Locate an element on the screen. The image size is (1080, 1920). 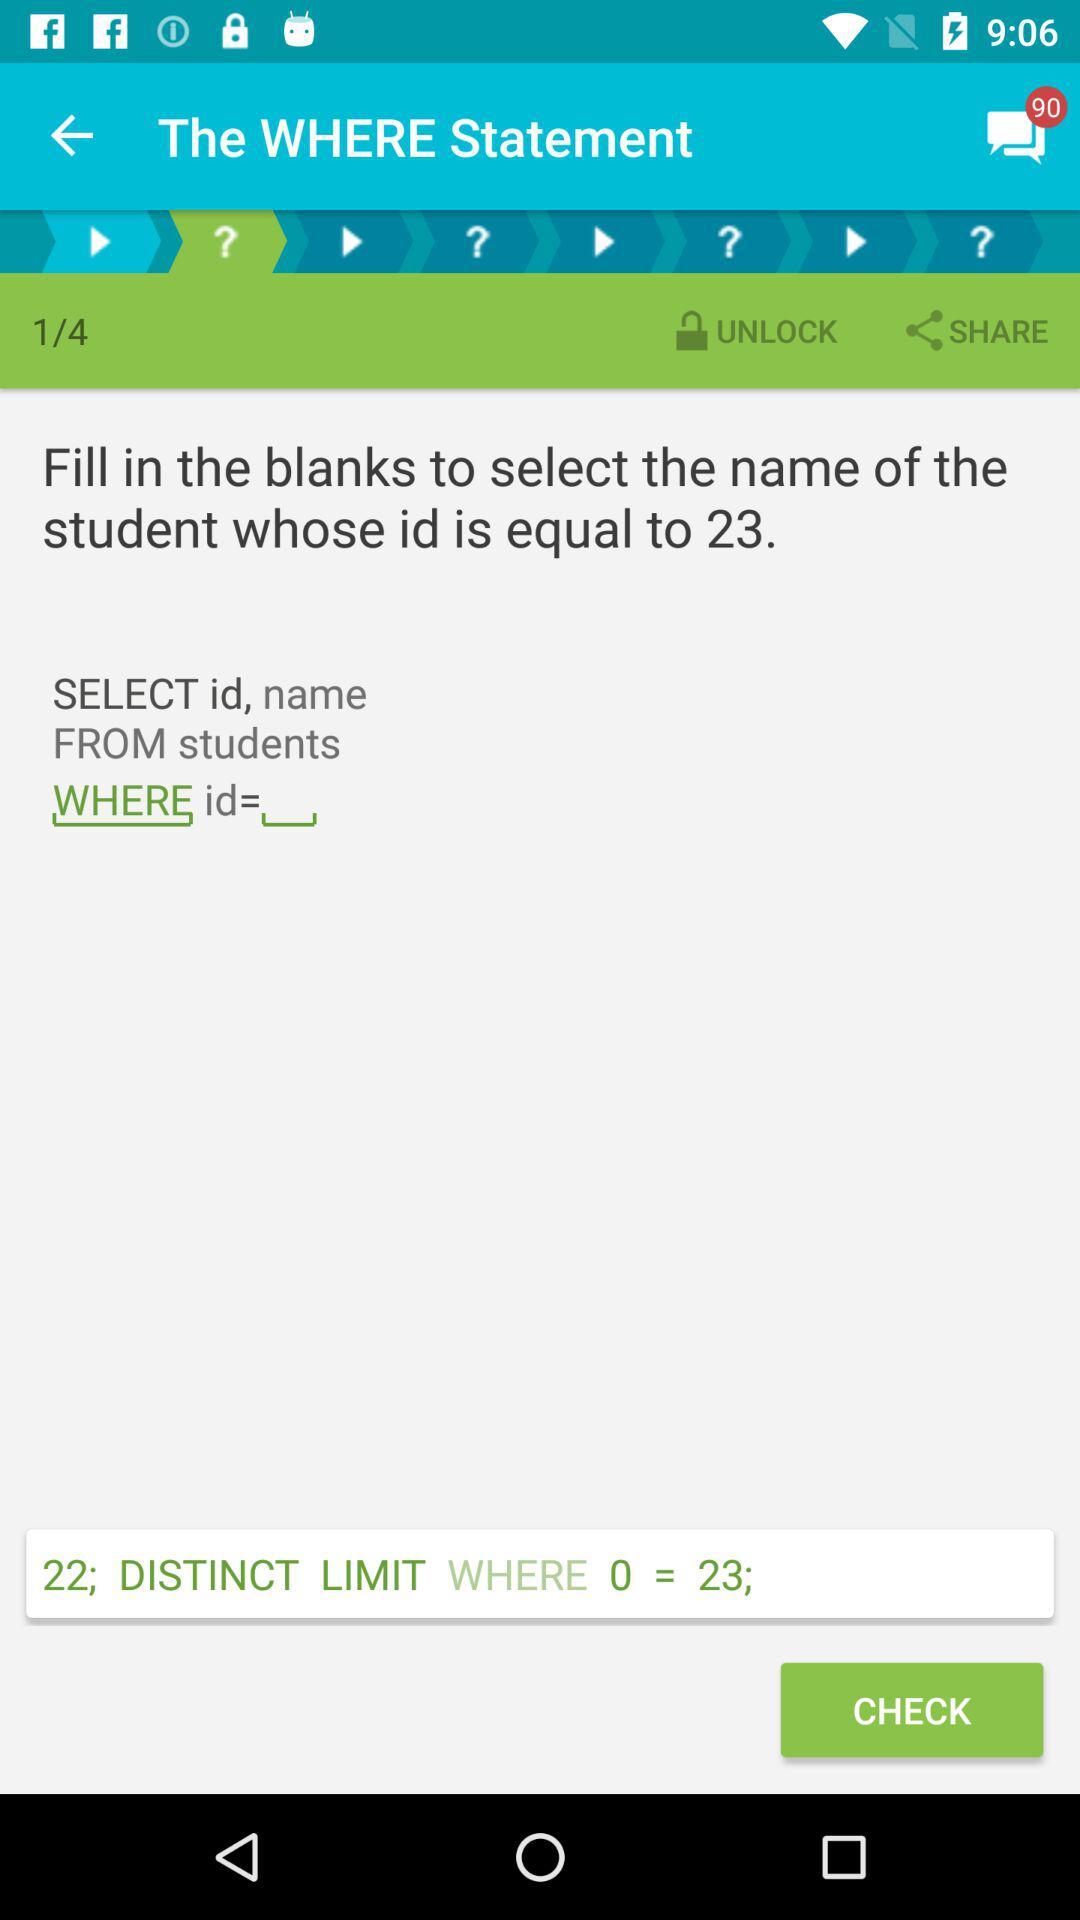
help is located at coordinates (224, 240).